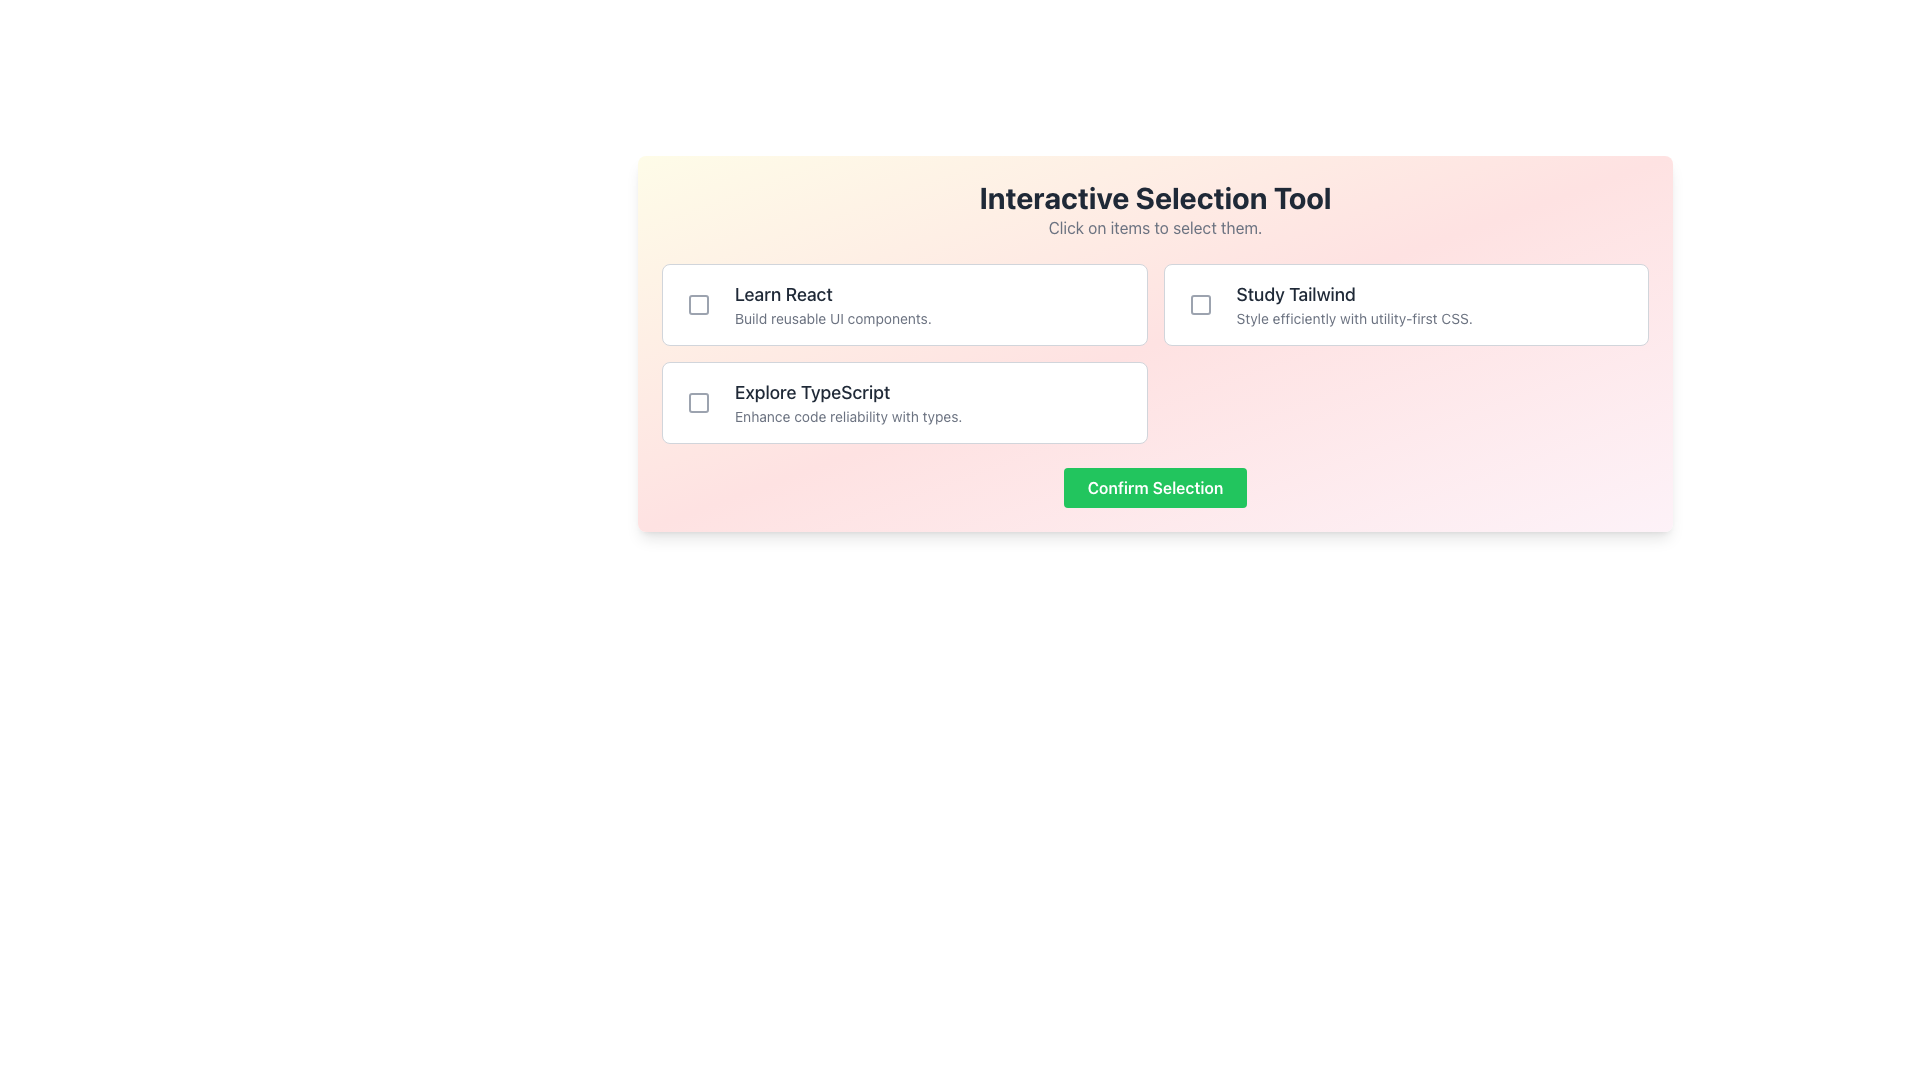 Image resolution: width=1920 pixels, height=1080 pixels. I want to click on inner square SVG element representing the state of the checkbox for the 'Study Tailwind' option, so click(1200, 304).